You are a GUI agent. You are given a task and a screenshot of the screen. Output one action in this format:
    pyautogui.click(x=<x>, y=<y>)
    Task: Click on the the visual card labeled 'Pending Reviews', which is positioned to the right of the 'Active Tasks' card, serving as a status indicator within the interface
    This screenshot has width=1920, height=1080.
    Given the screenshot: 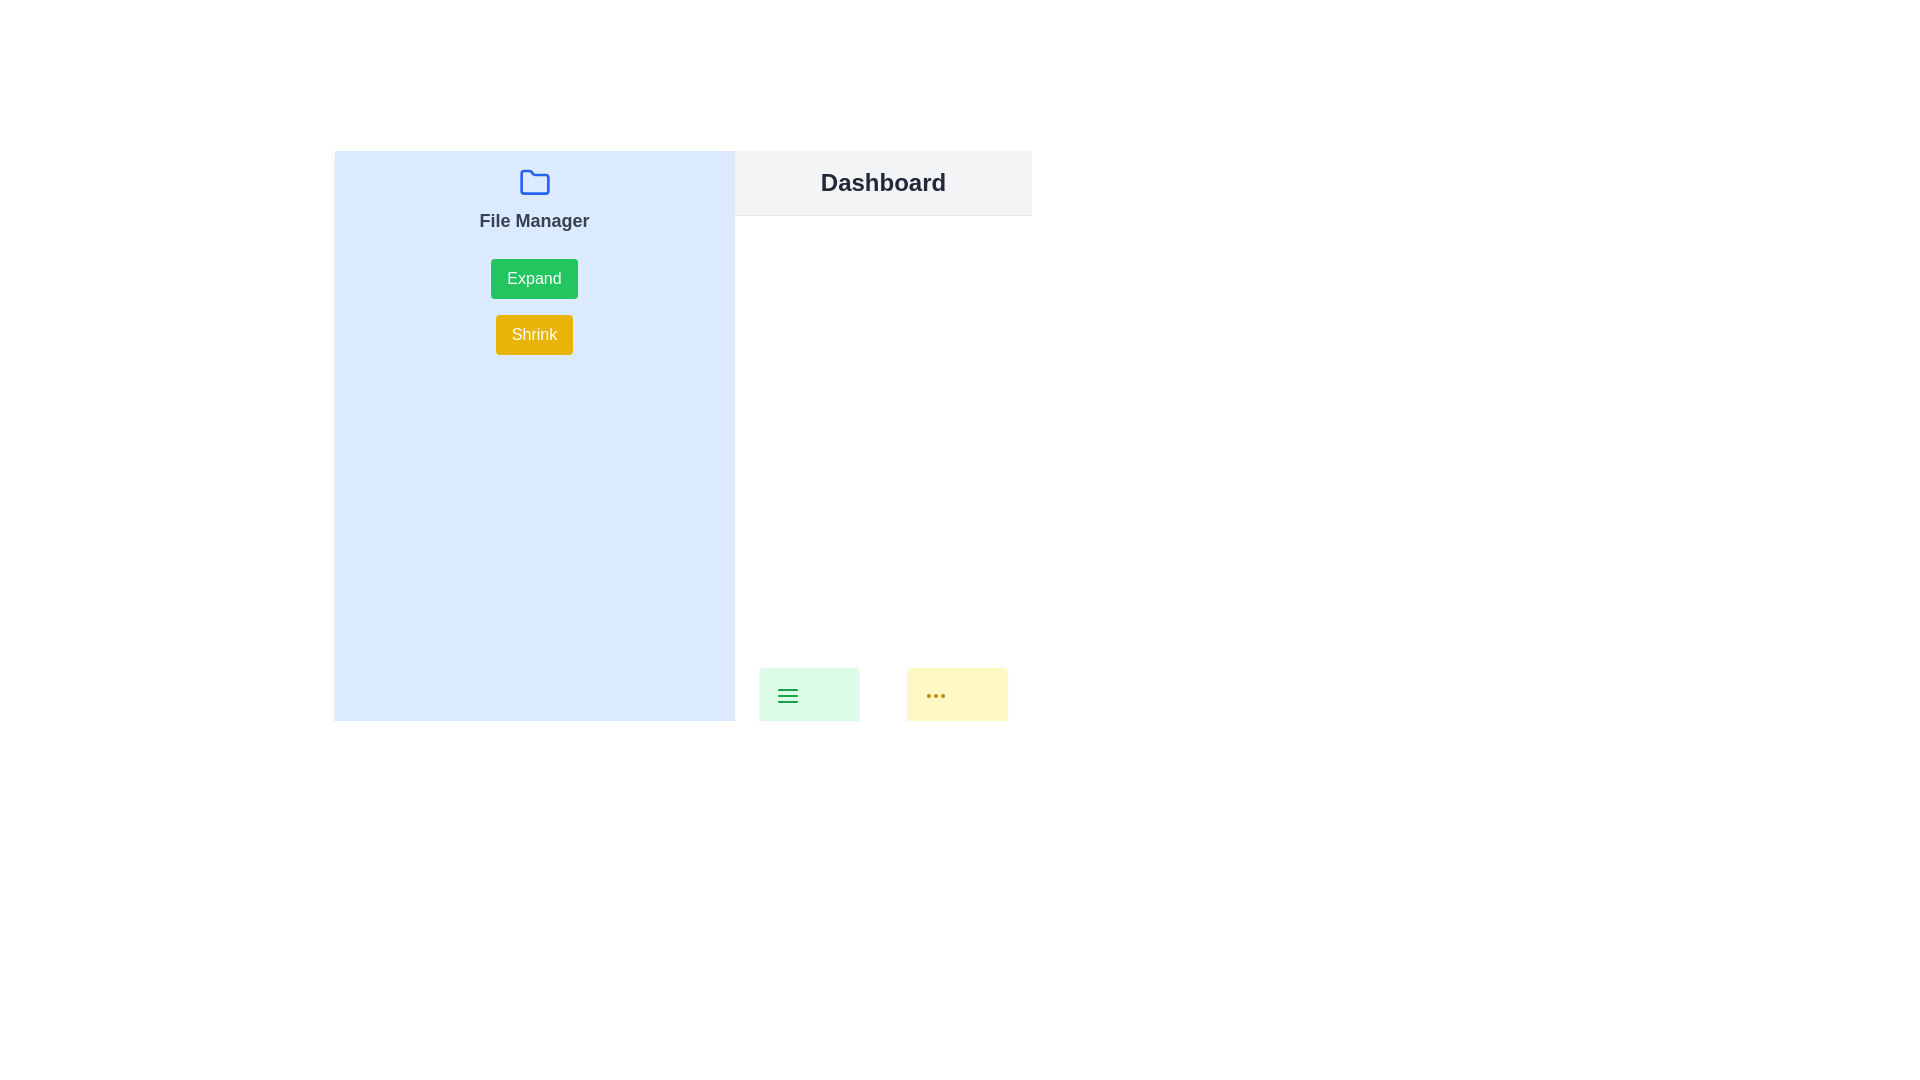 What is the action you would take?
    pyautogui.click(x=956, y=723)
    